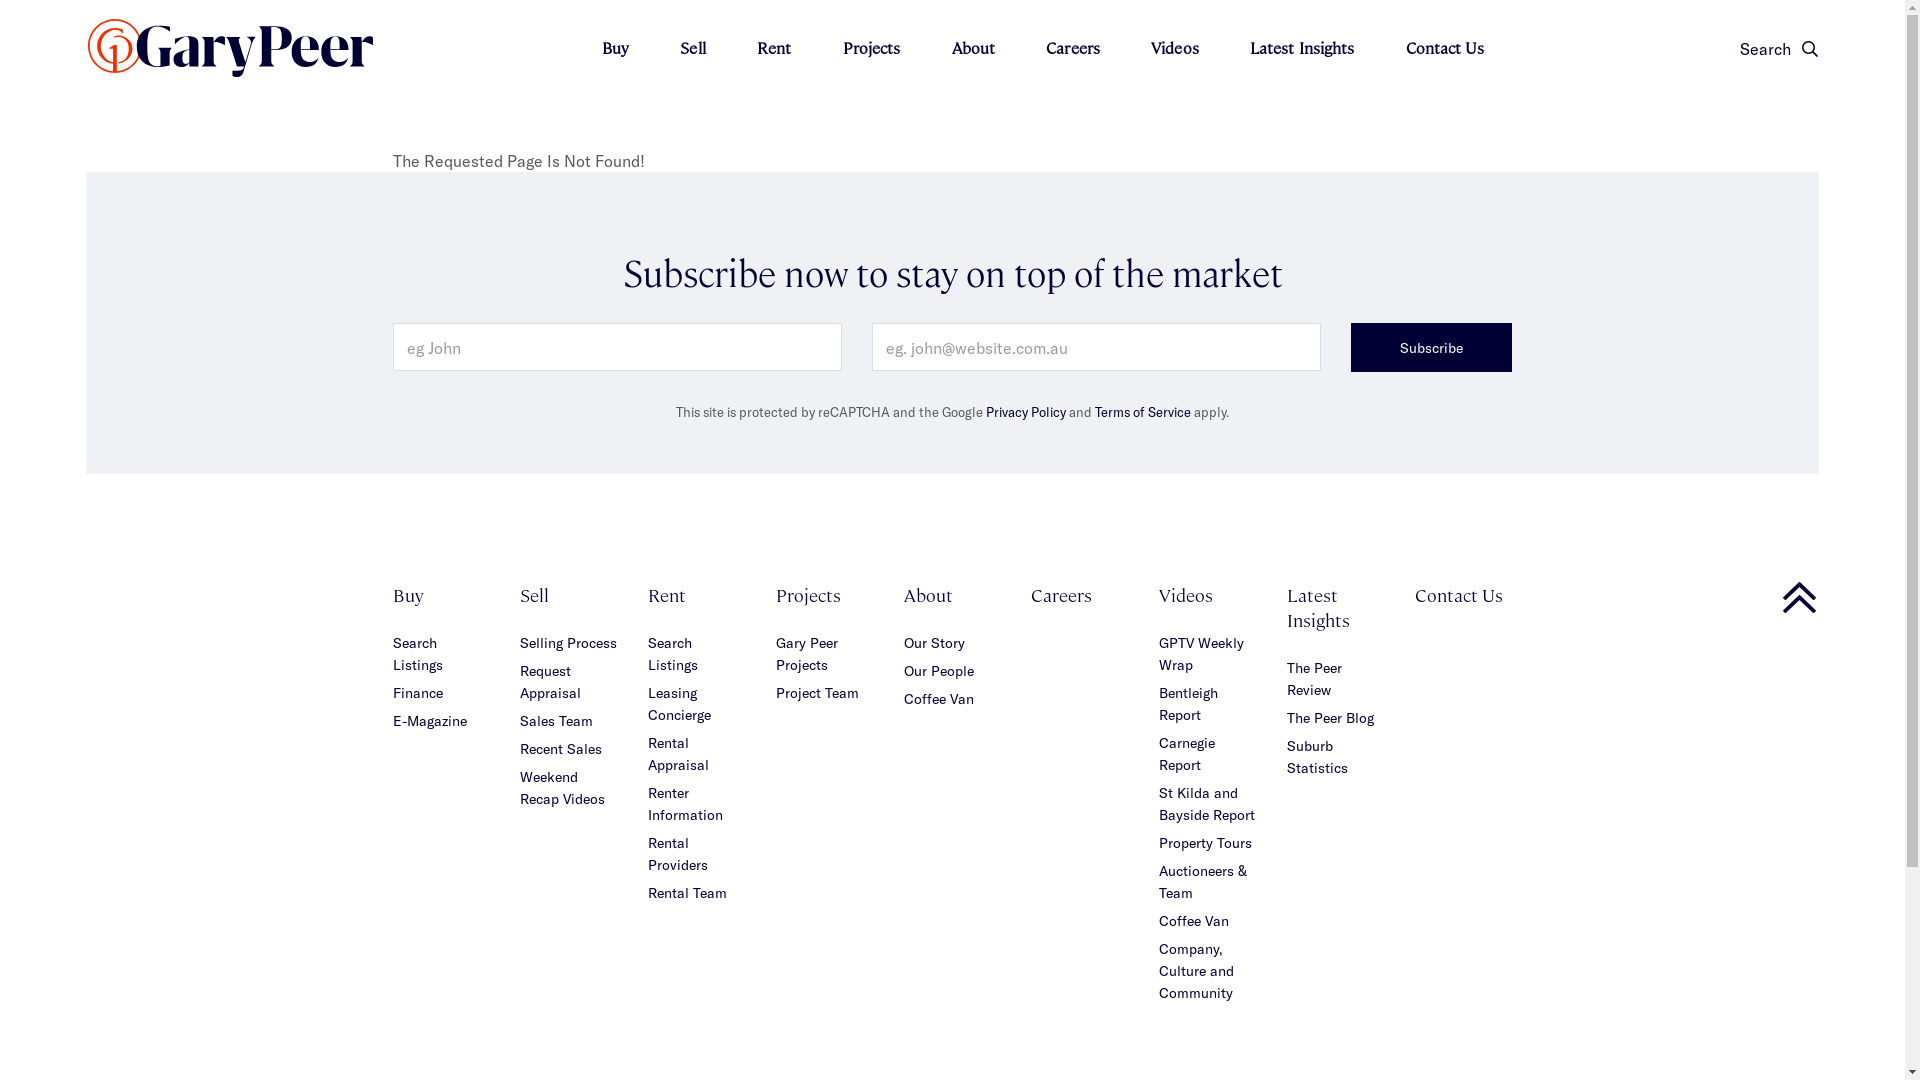 Image resolution: width=1920 pixels, height=1080 pixels. Describe the element at coordinates (1205, 802) in the screenshot. I see `'St Kilda and Bayside Report'` at that location.